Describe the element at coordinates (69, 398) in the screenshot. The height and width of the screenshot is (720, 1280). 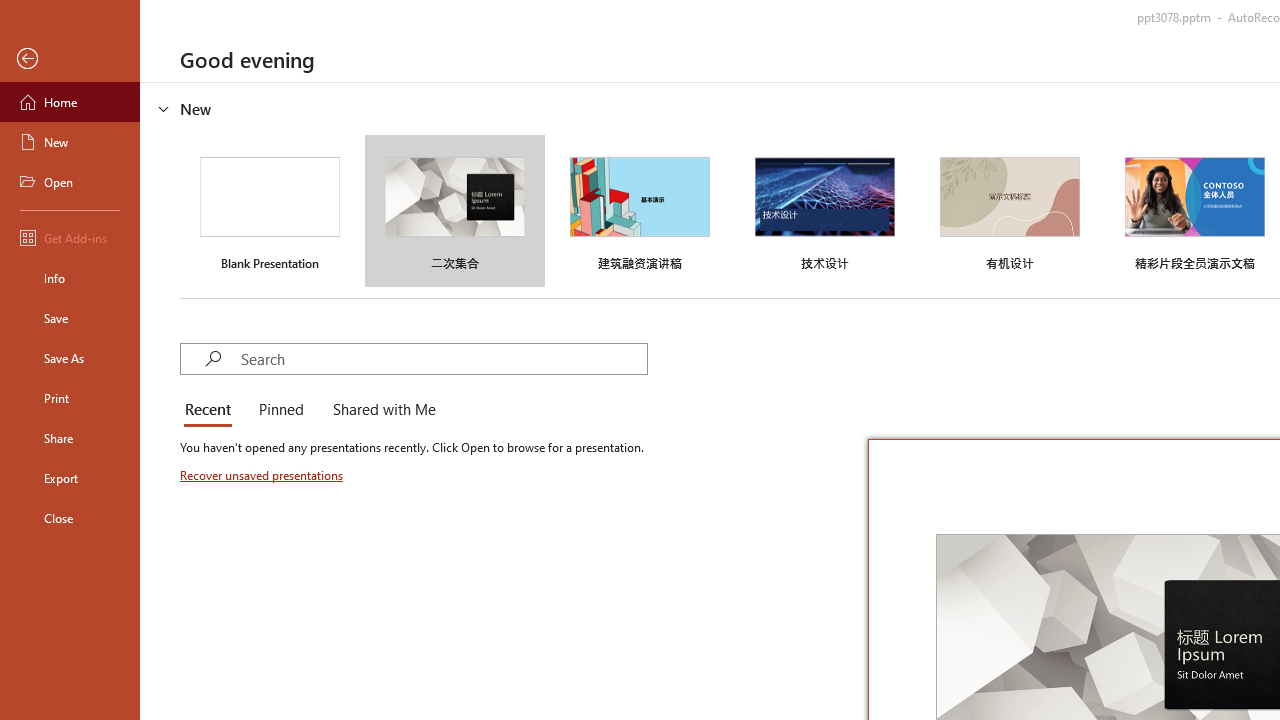
I see `'Print'` at that location.